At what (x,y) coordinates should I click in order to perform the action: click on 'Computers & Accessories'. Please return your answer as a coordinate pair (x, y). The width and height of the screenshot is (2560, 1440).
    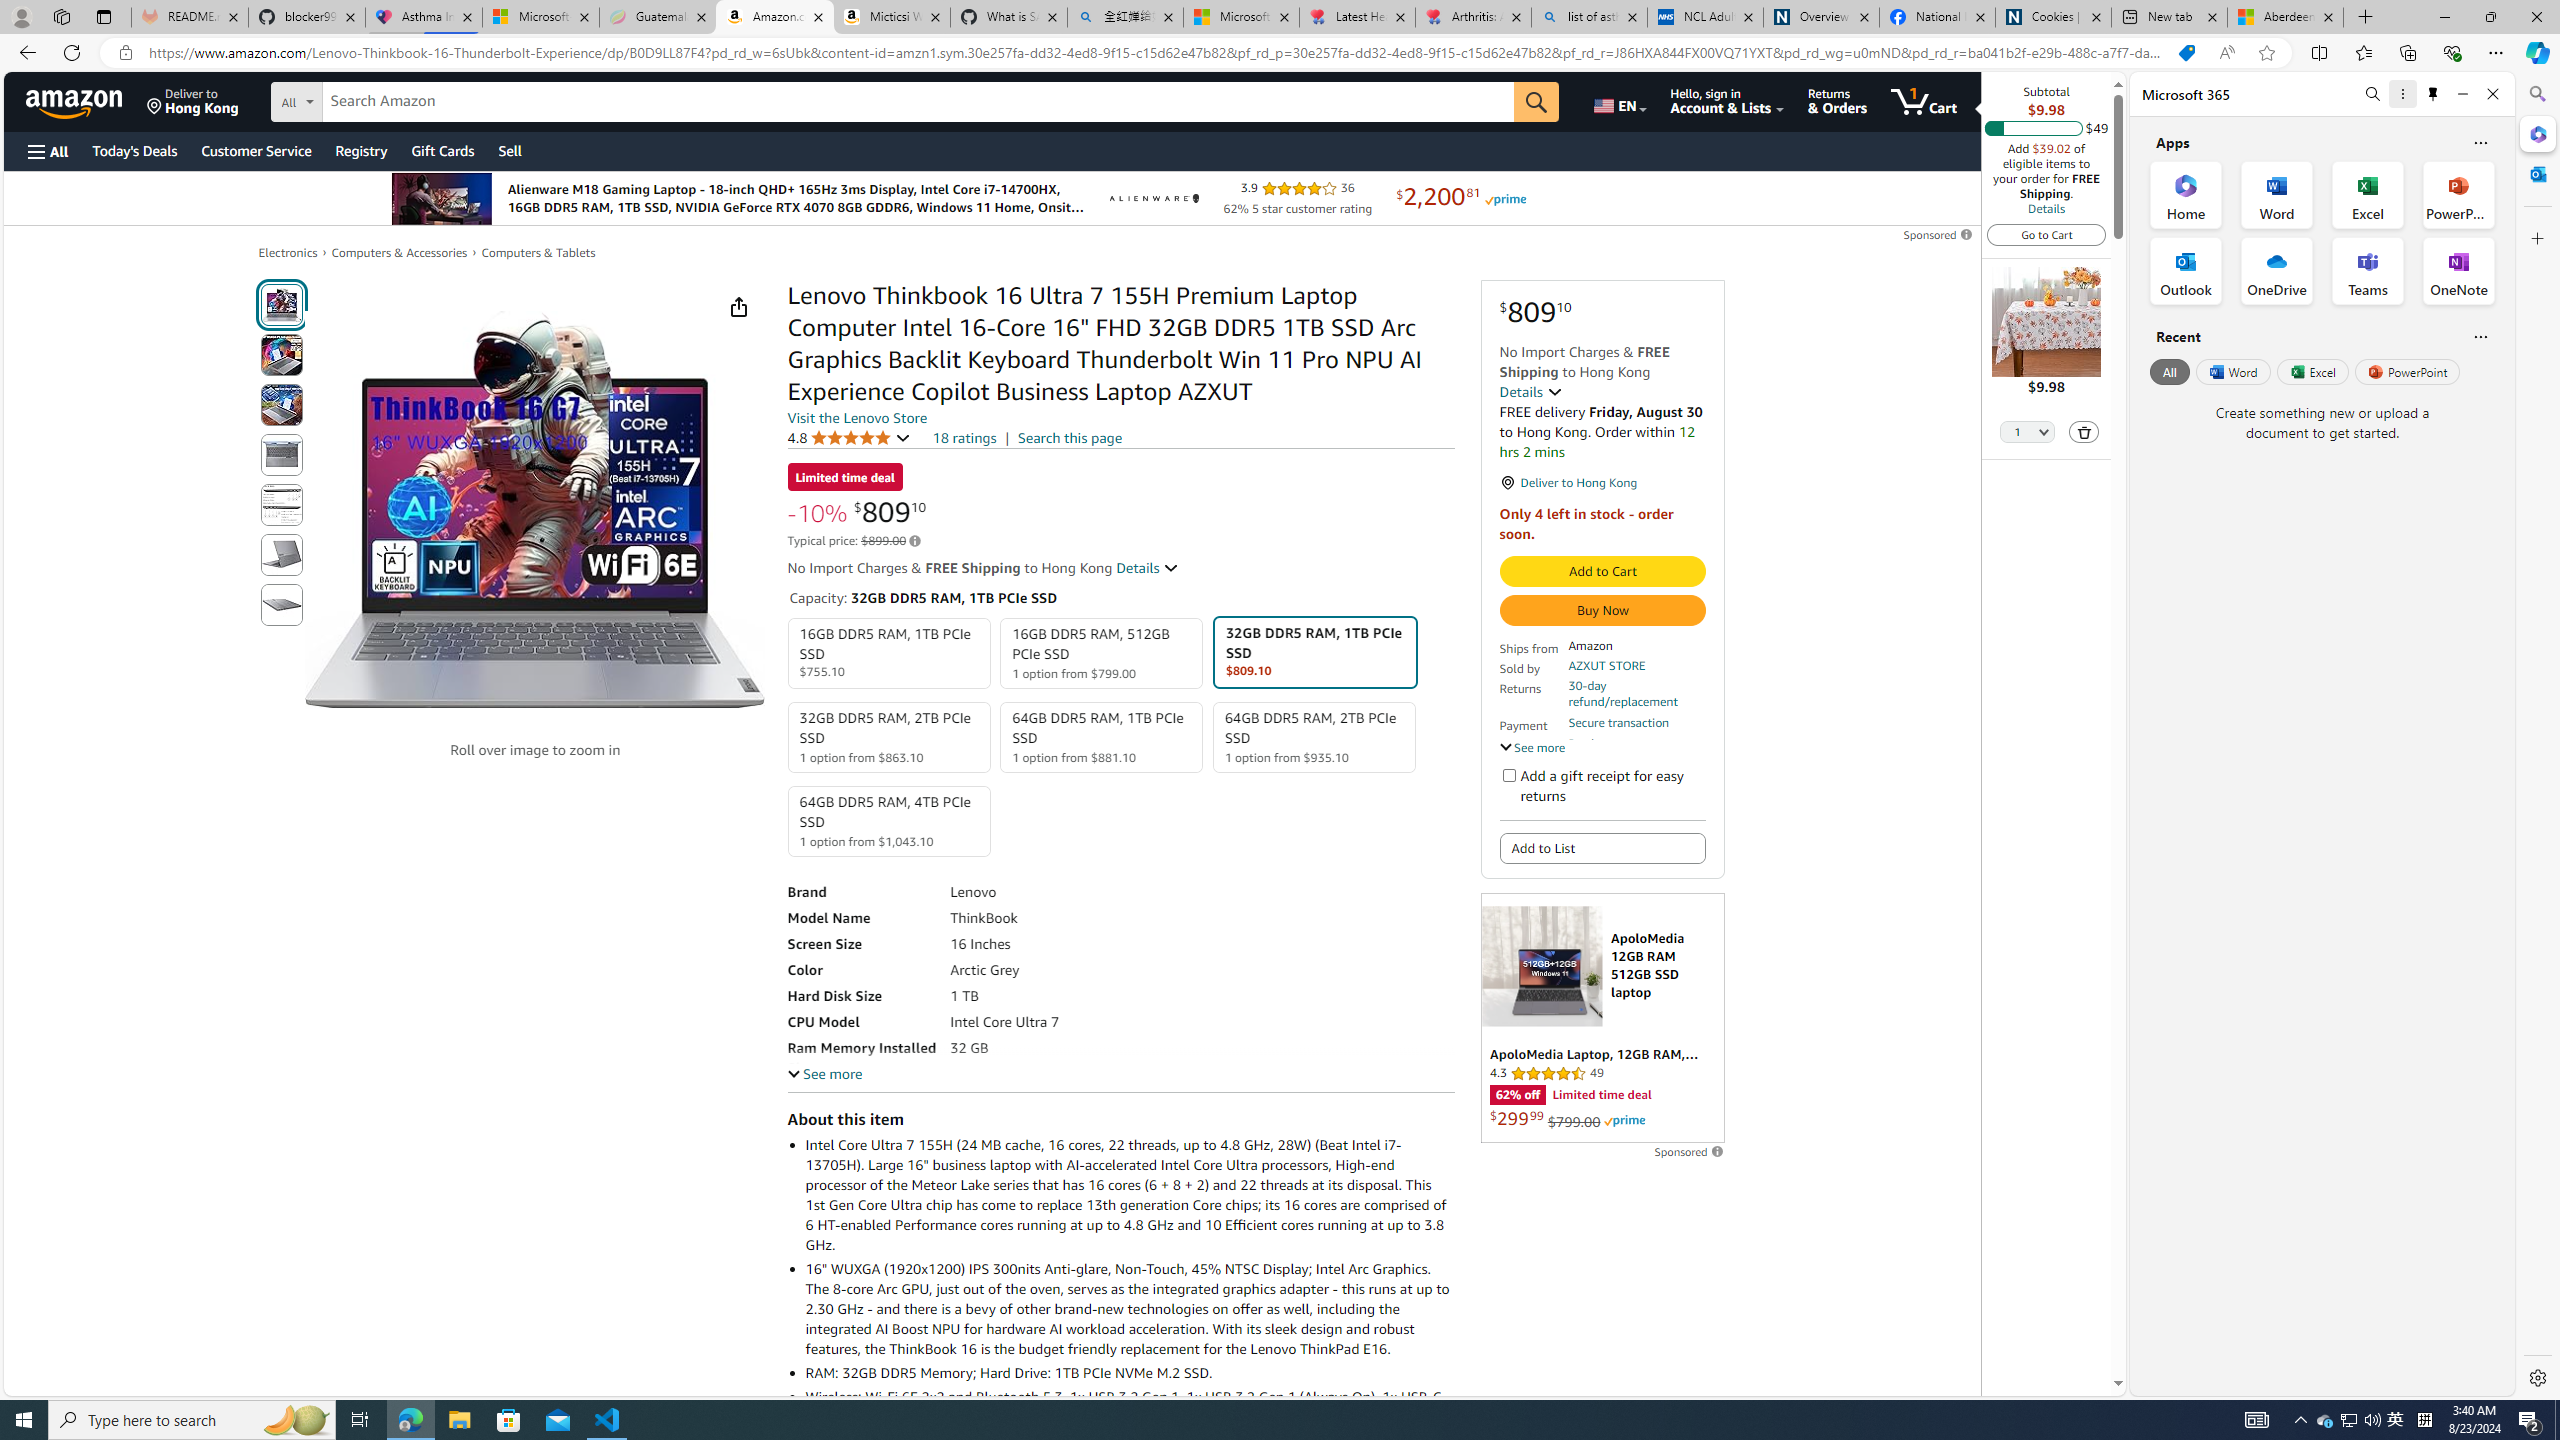
    Looking at the image, I should click on (399, 252).